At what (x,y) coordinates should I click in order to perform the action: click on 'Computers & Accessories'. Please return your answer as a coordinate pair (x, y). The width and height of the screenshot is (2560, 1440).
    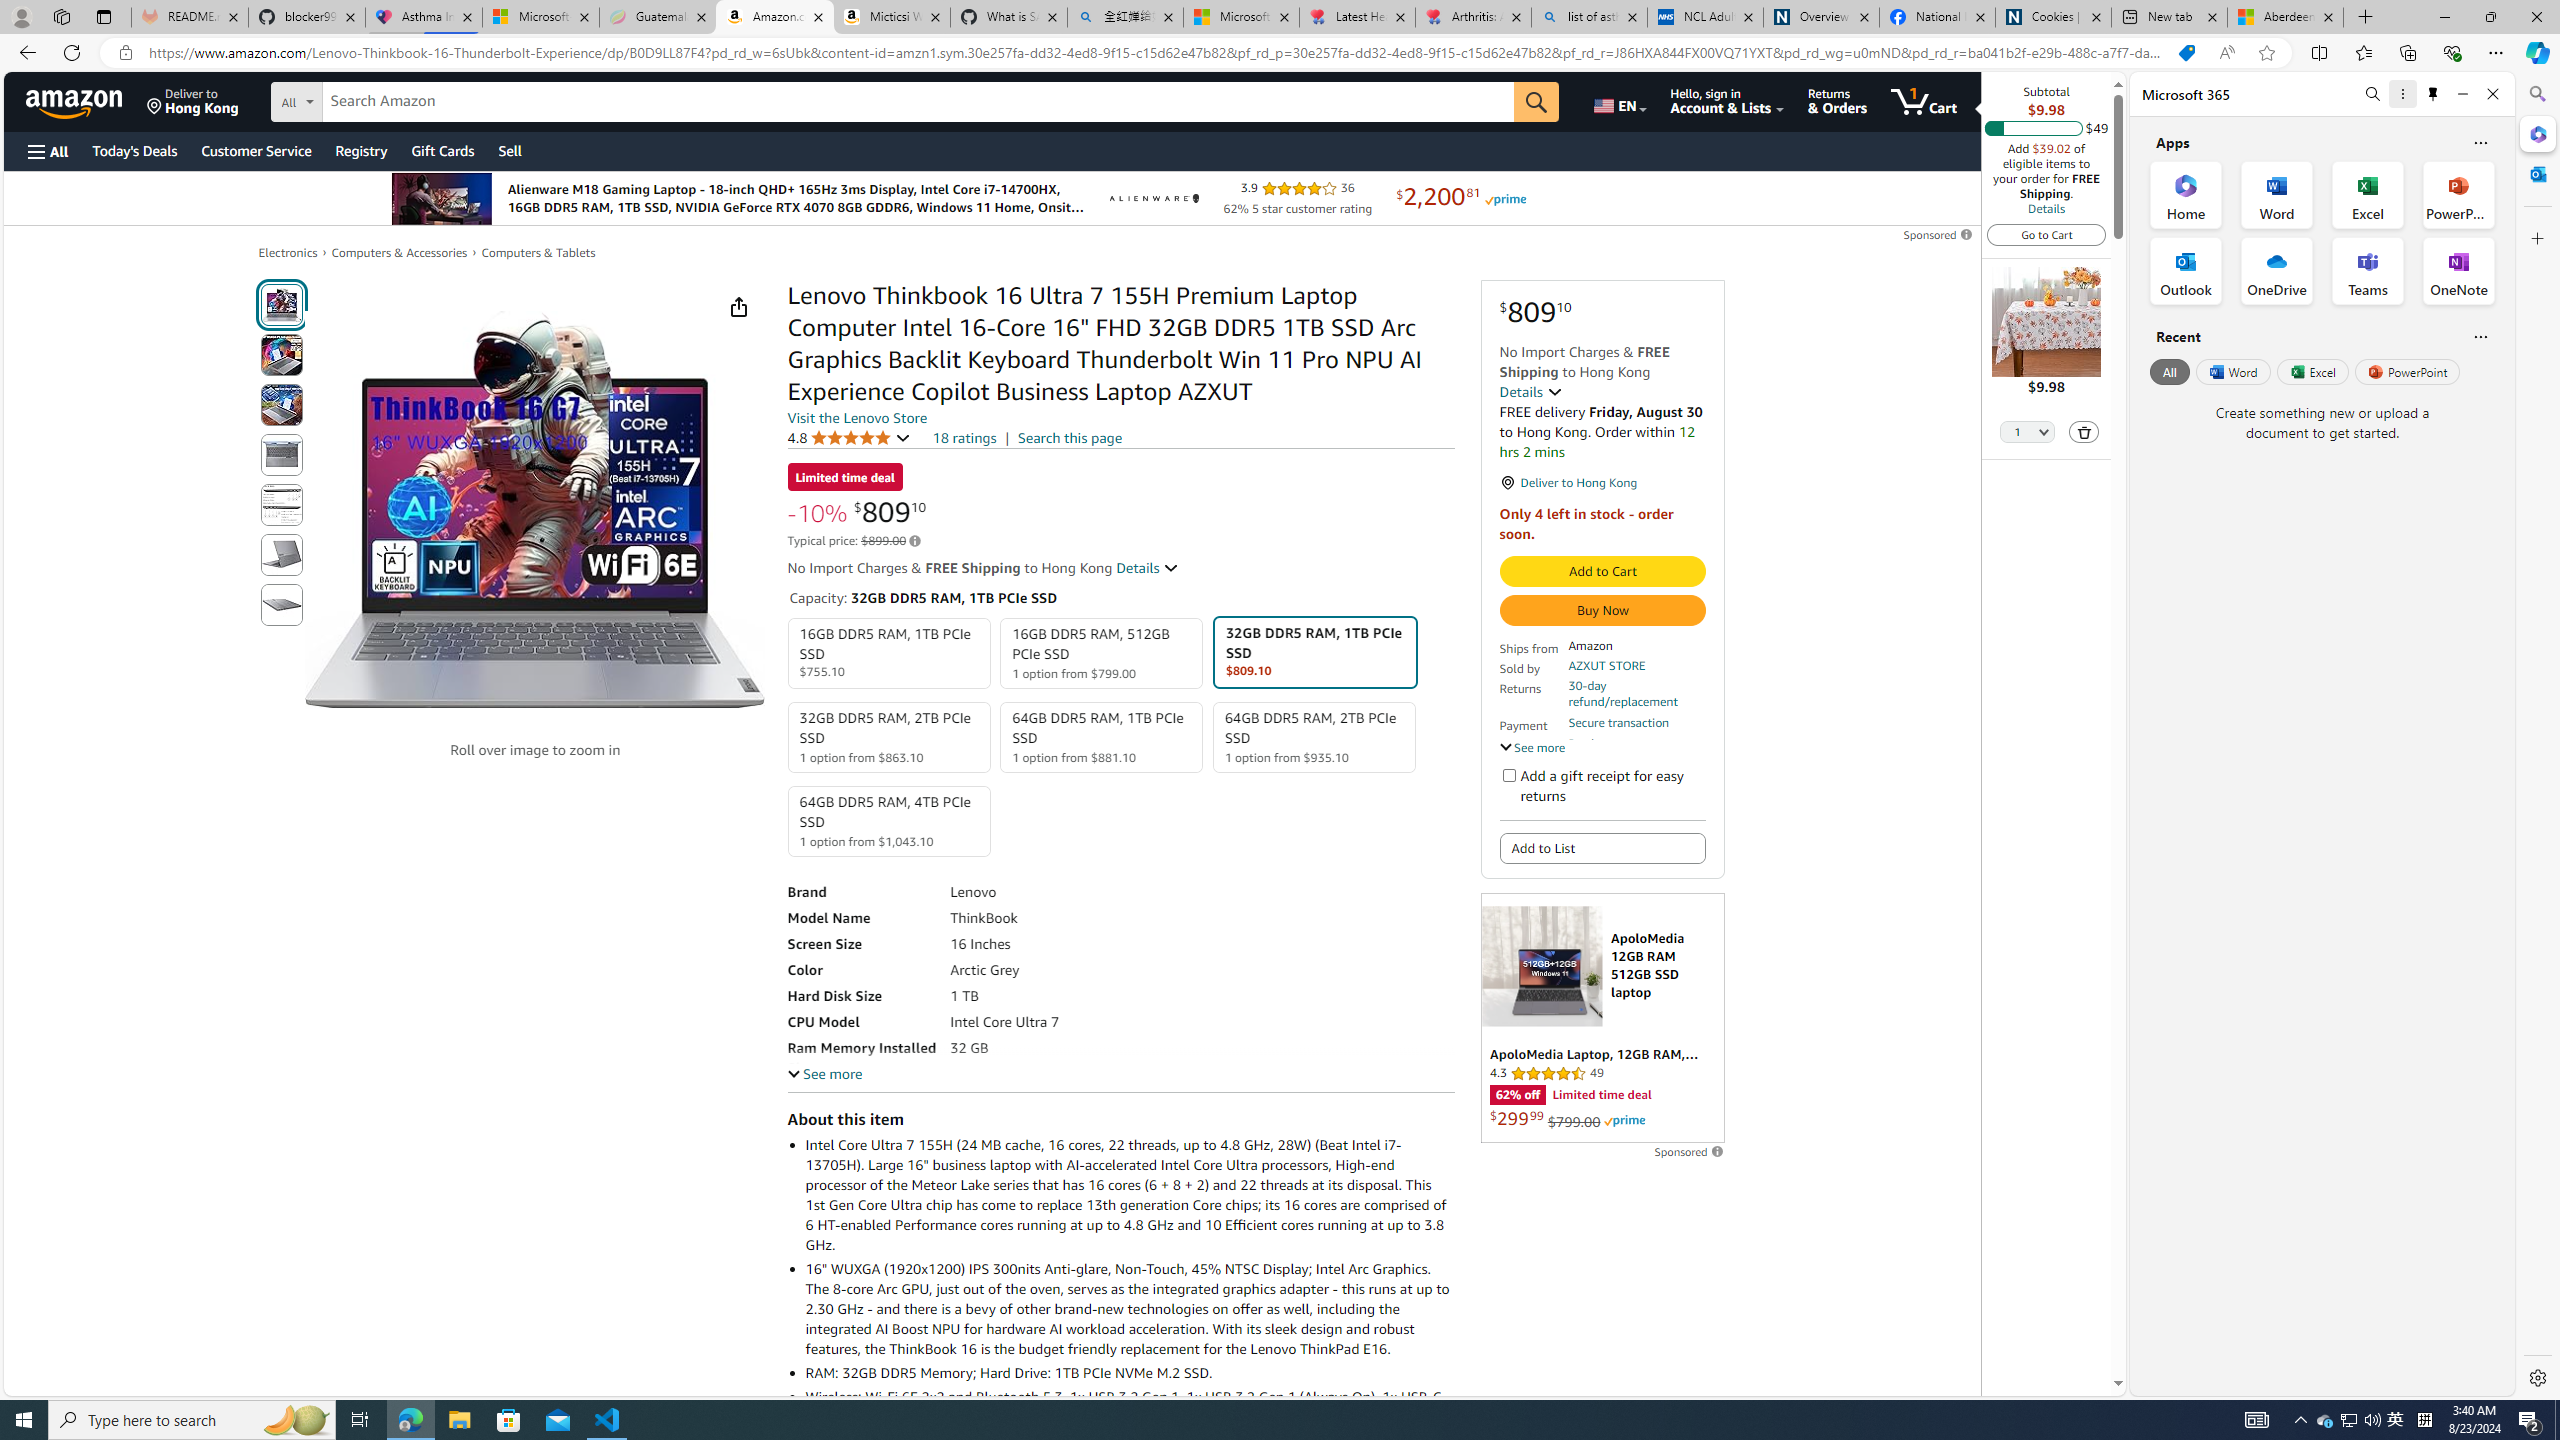
    Looking at the image, I should click on (399, 252).